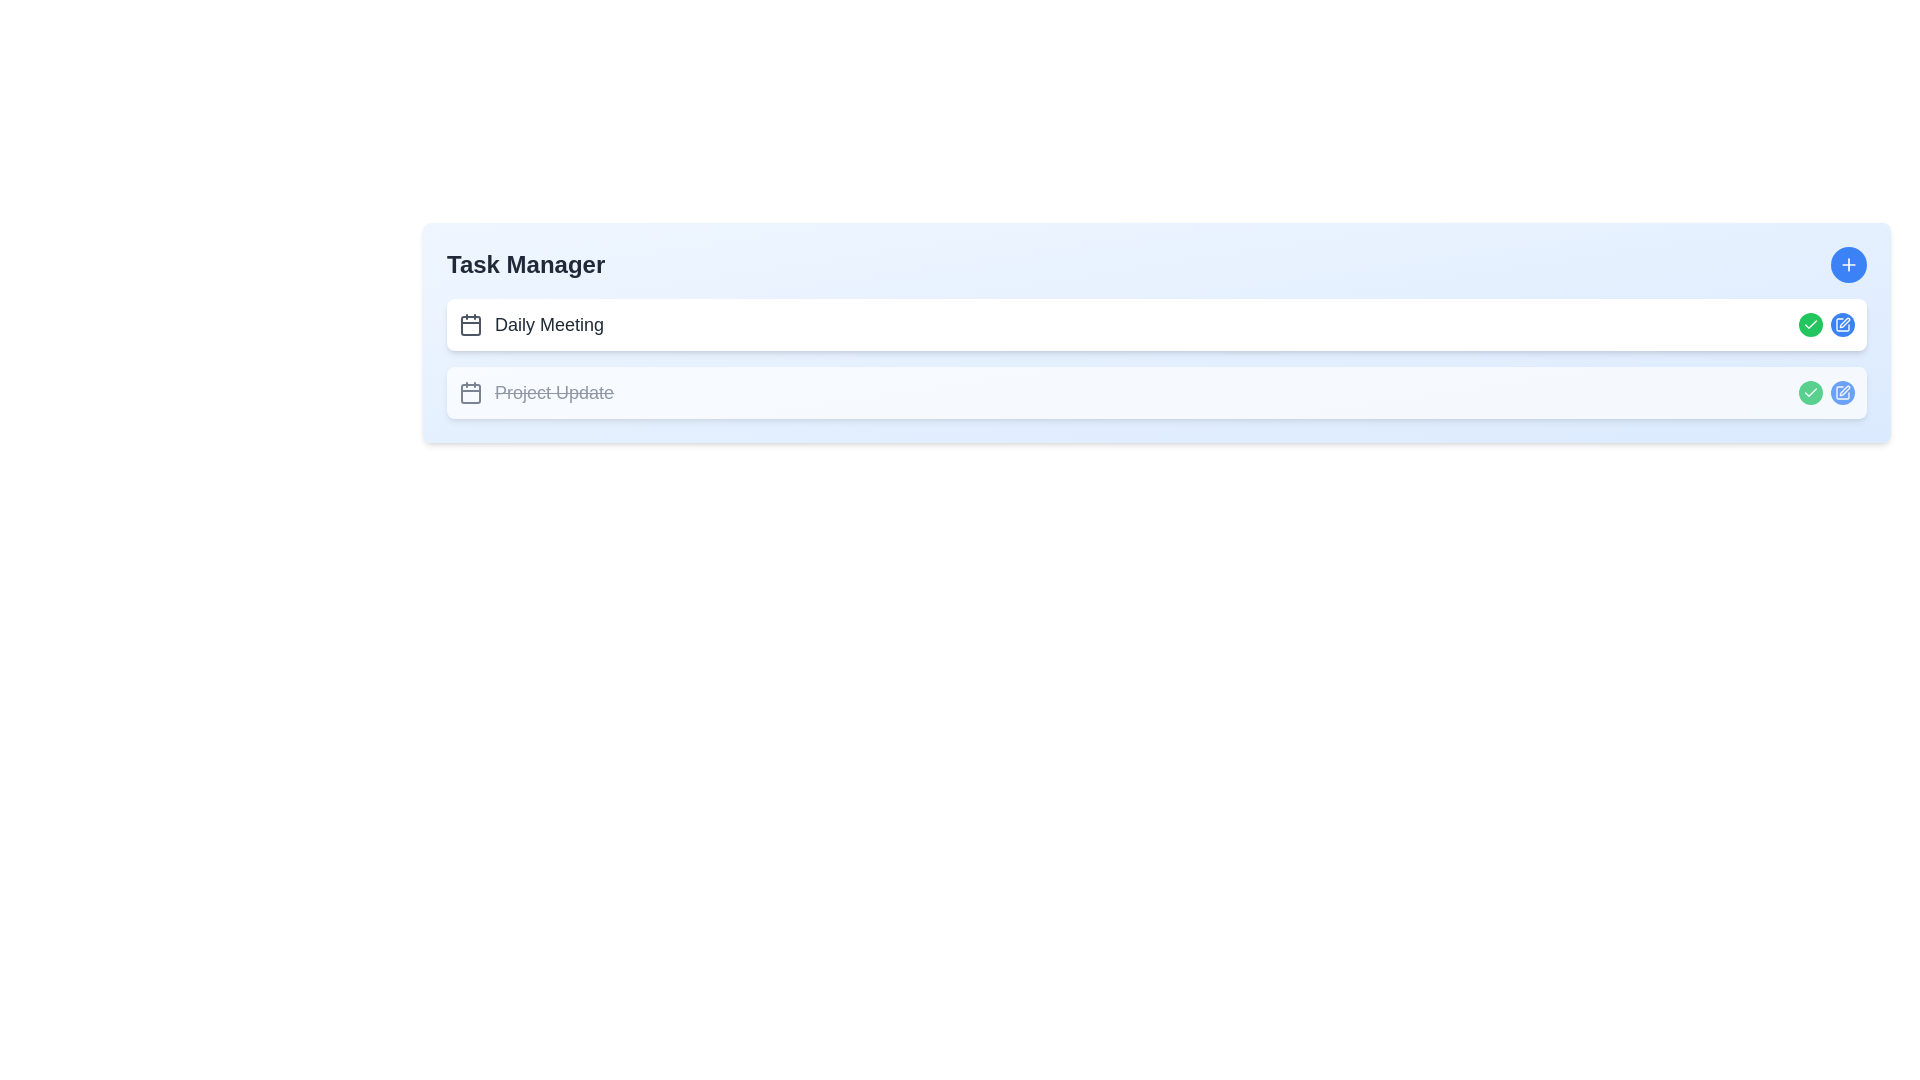  What do you see at coordinates (1827, 323) in the screenshot?
I see `the green button with a white checkmark icon` at bounding box center [1827, 323].